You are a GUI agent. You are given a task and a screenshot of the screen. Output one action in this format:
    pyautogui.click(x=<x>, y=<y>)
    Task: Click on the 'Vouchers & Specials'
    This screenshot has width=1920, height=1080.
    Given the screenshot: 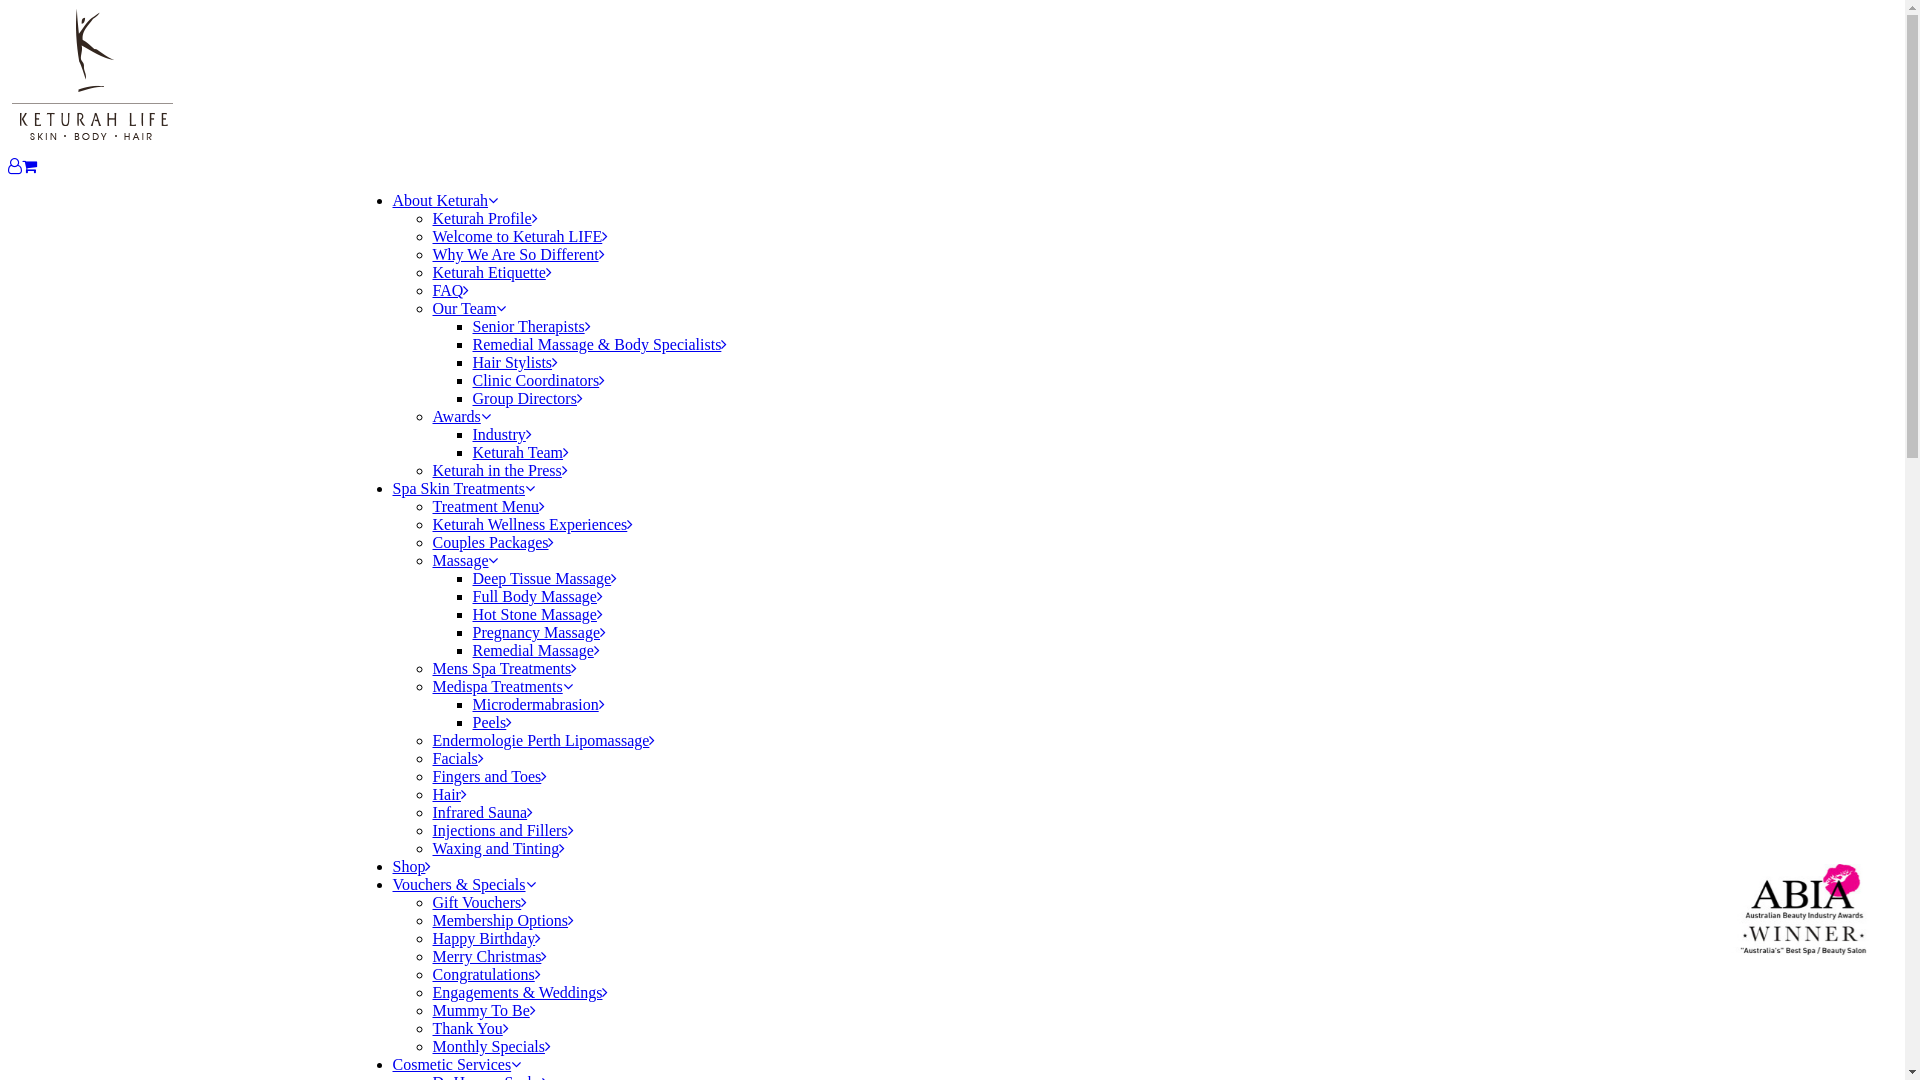 What is the action you would take?
    pyautogui.click(x=462, y=883)
    